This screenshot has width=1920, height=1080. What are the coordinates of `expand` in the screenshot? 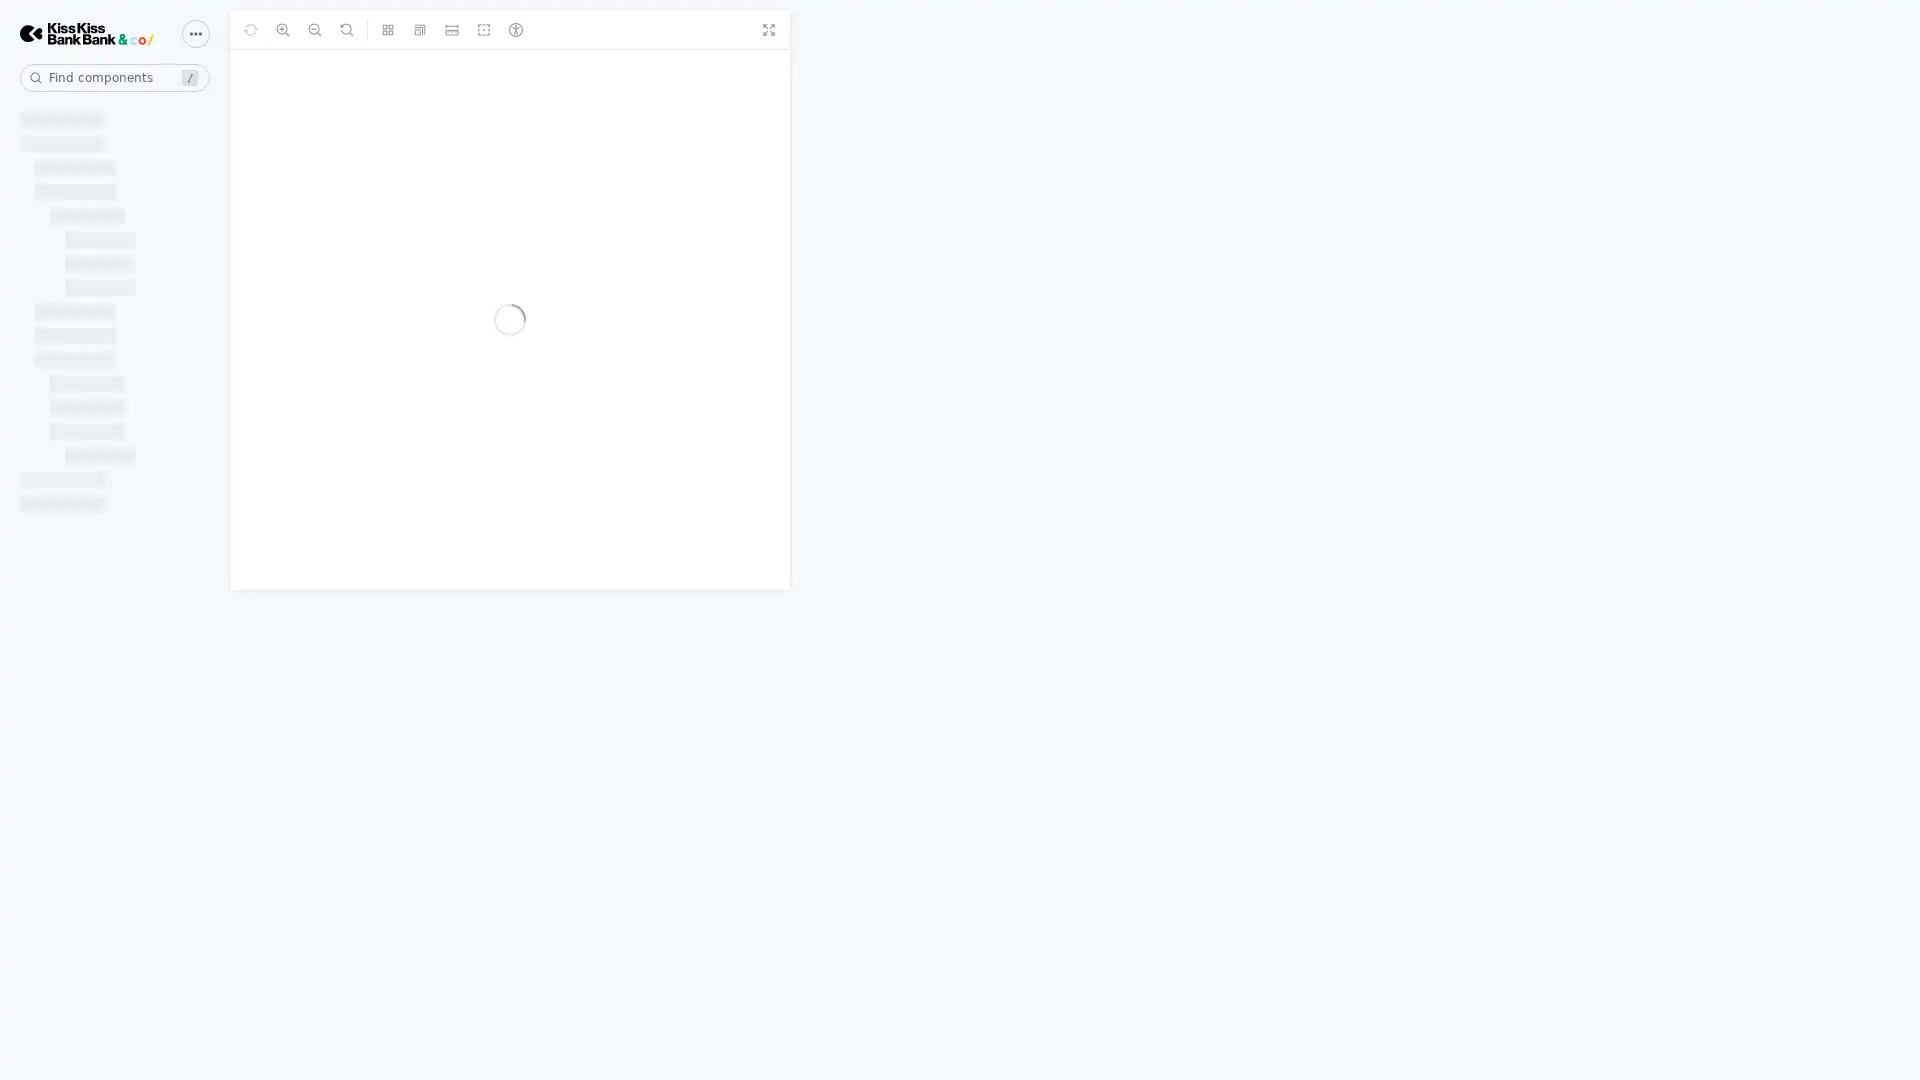 It's located at (200, 1023).